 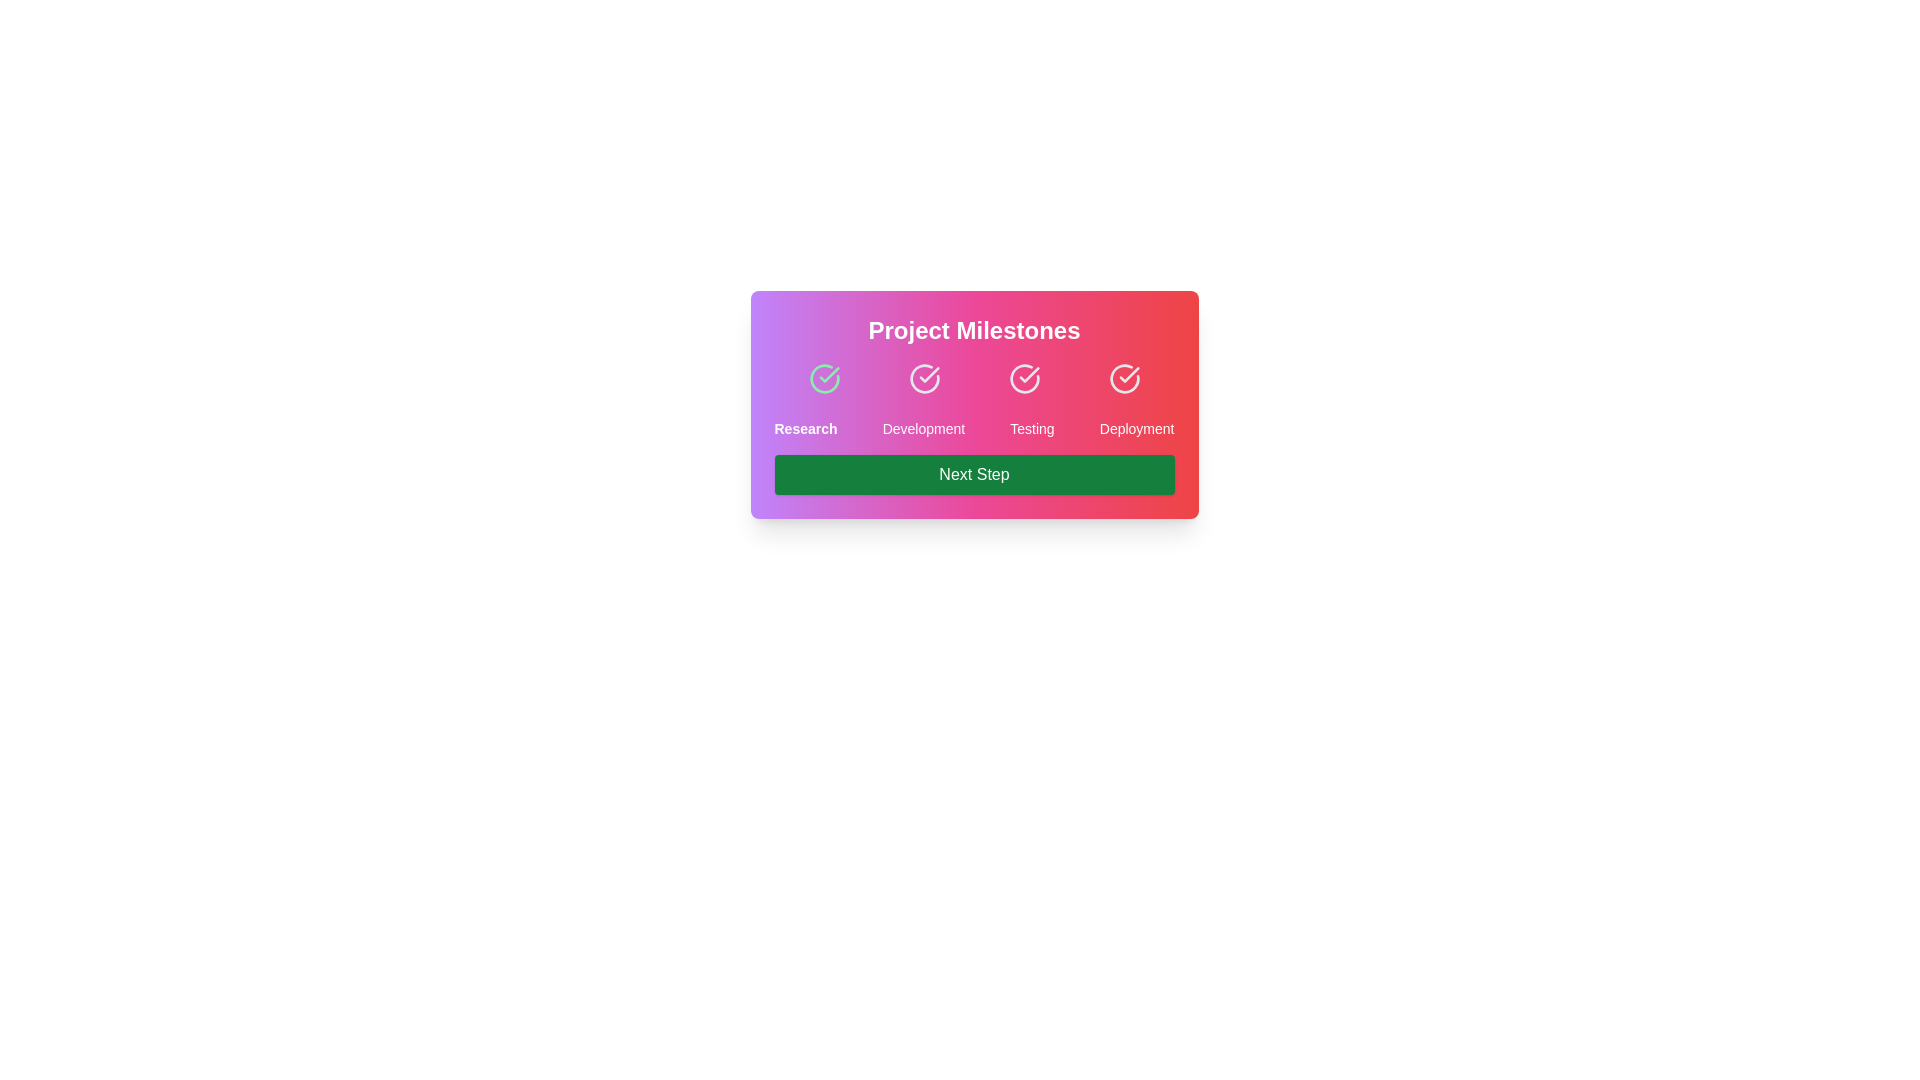 What do you see at coordinates (923, 378) in the screenshot?
I see `the circular checkmark icon, which is the second icon in a group of four representing project milestones, styled in gray with a minimalist design` at bounding box center [923, 378].